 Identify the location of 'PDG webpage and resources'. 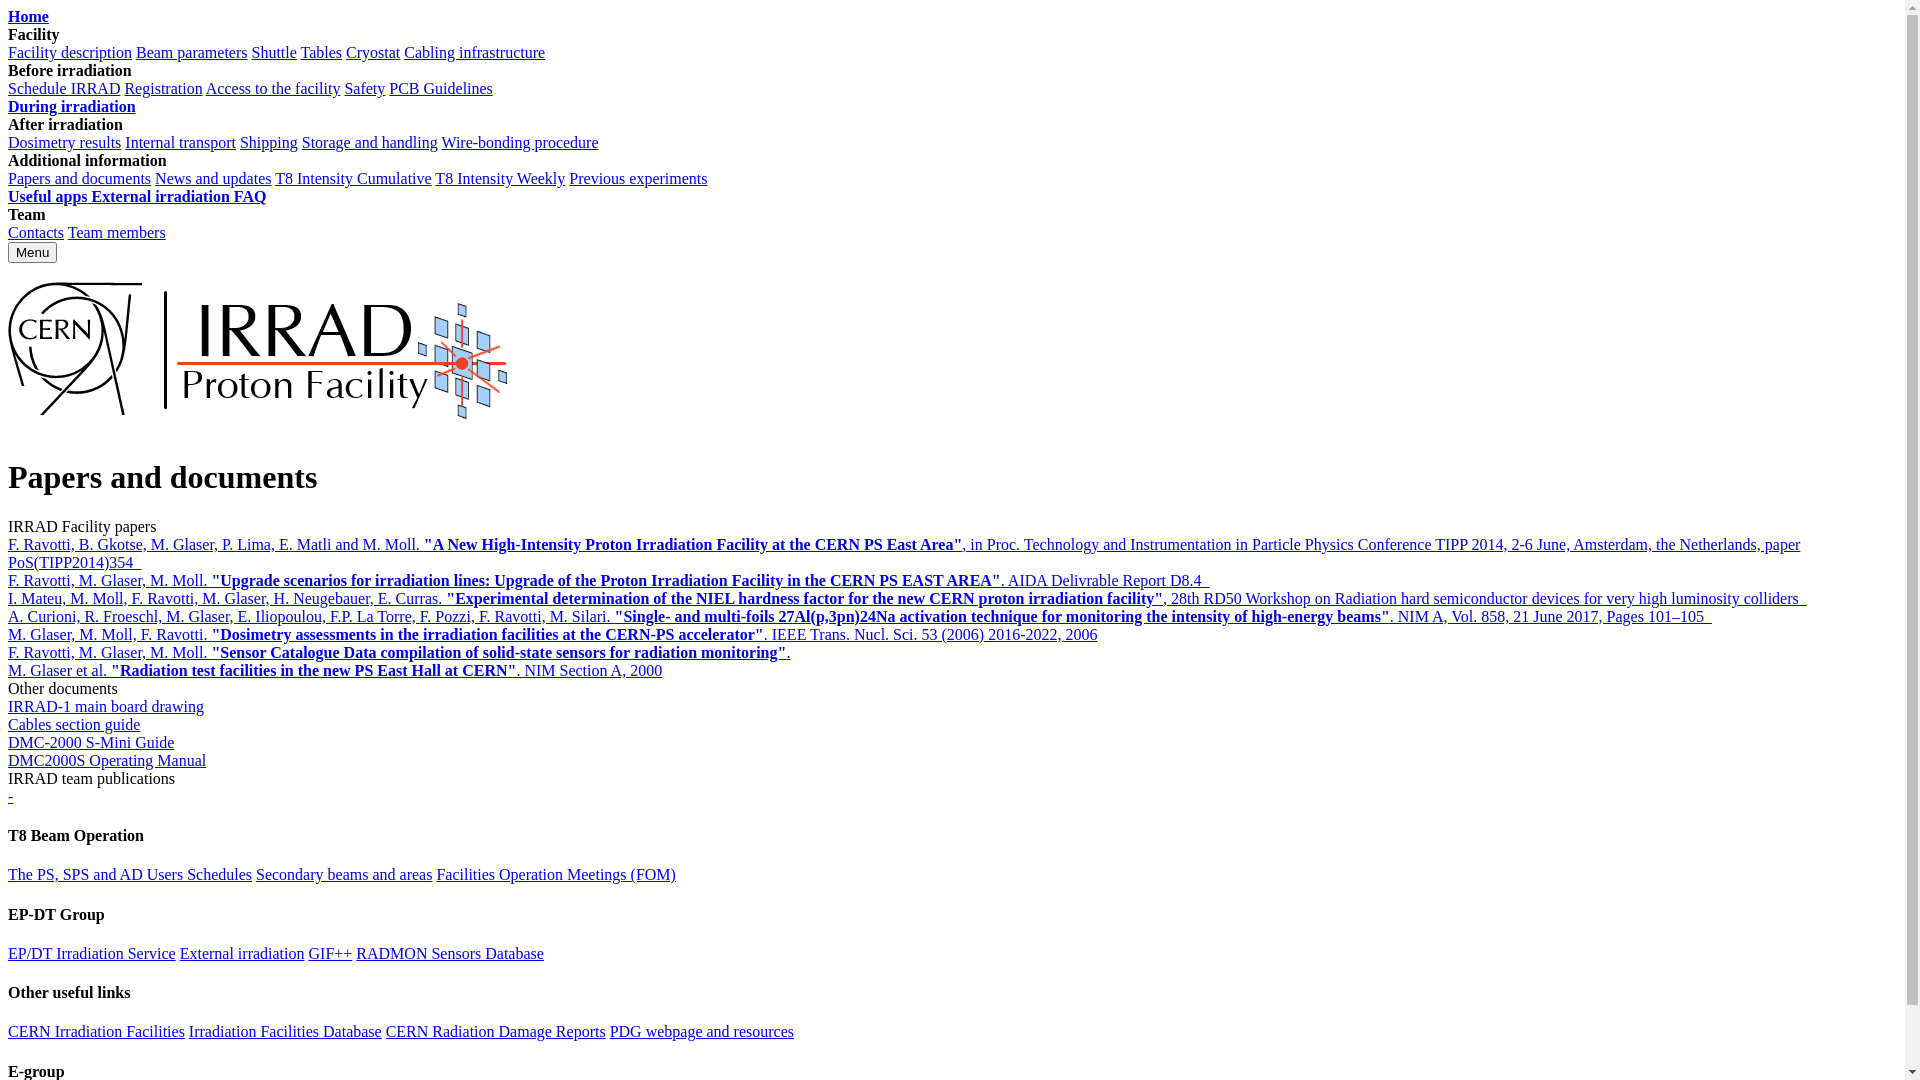
(608, 1031).